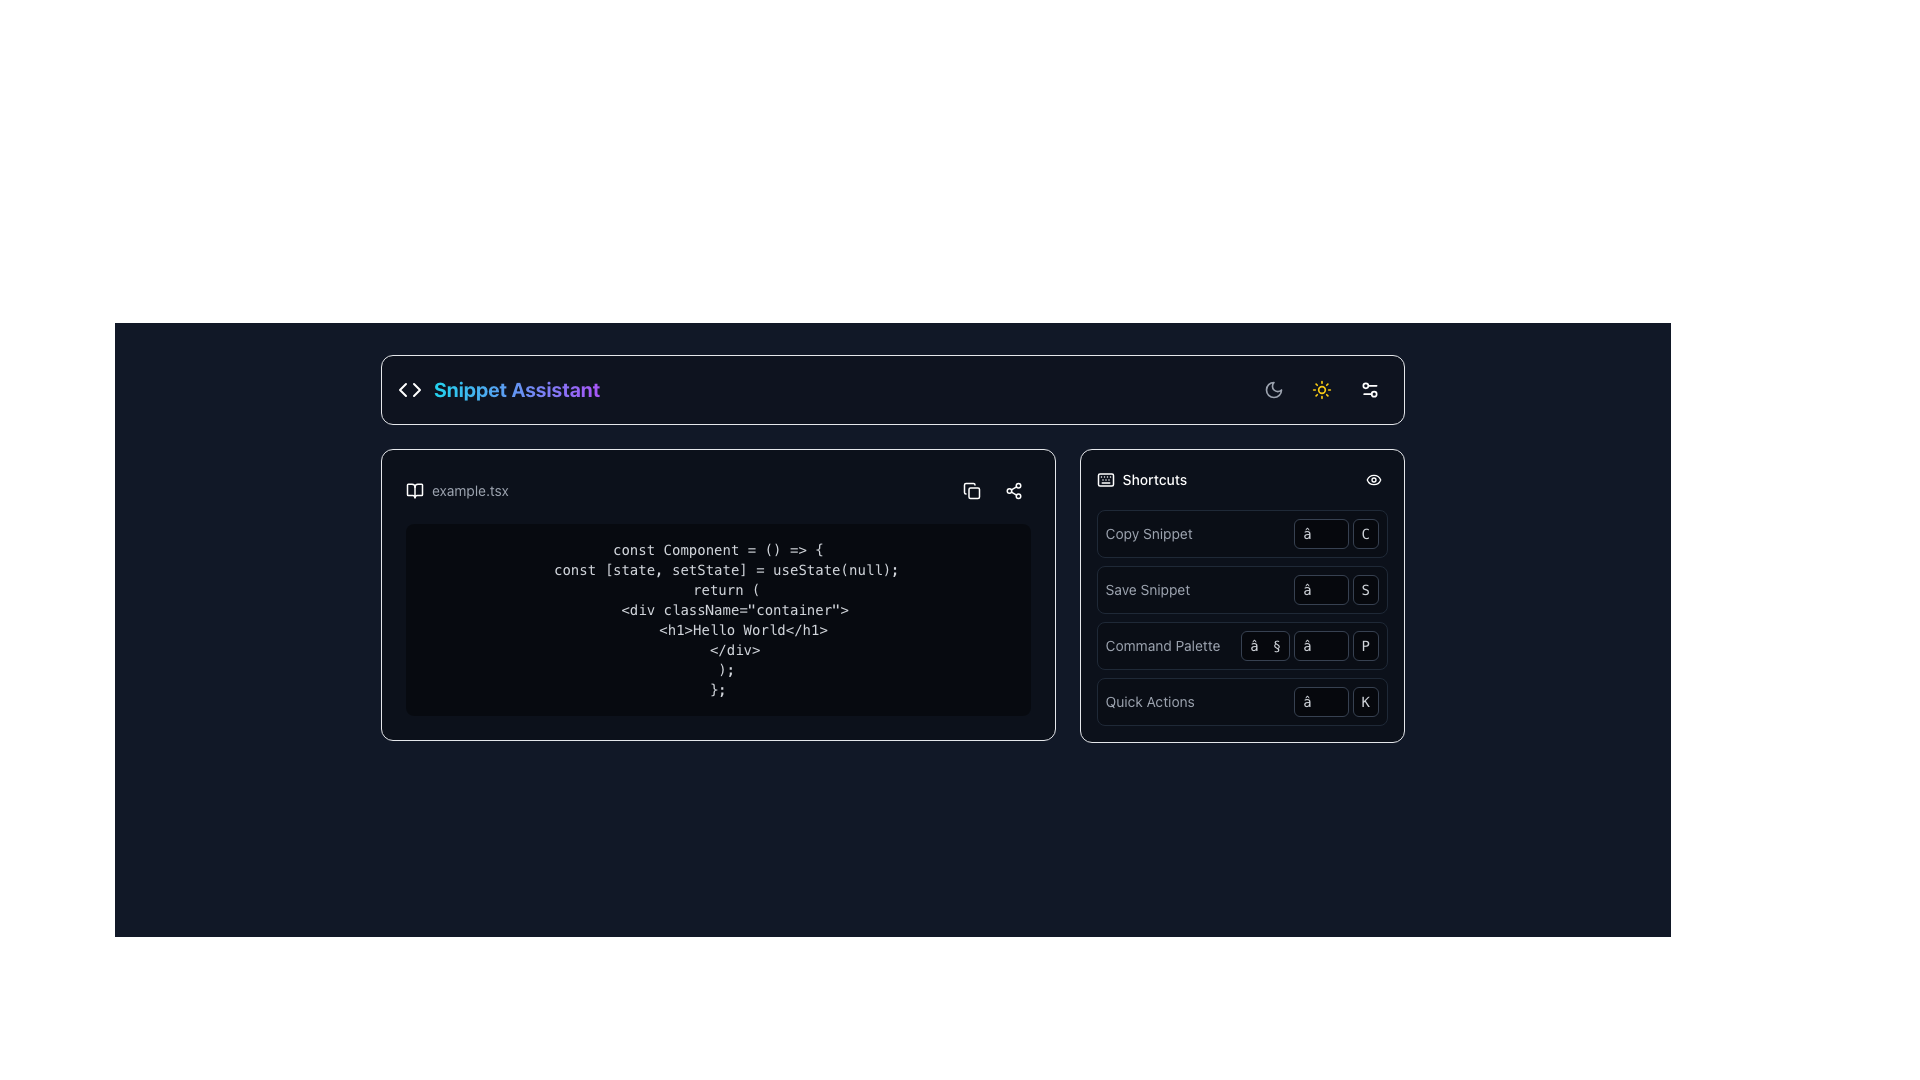  What do you see at coordinates (1241, 589) in the screenshot?
I see `the 'Save Snippet' button with shortcut indicators located on the right side of the interface, below the 'Copy Snippet' button and above the 'Command Palette' button` at bounding box center [1241, 589].